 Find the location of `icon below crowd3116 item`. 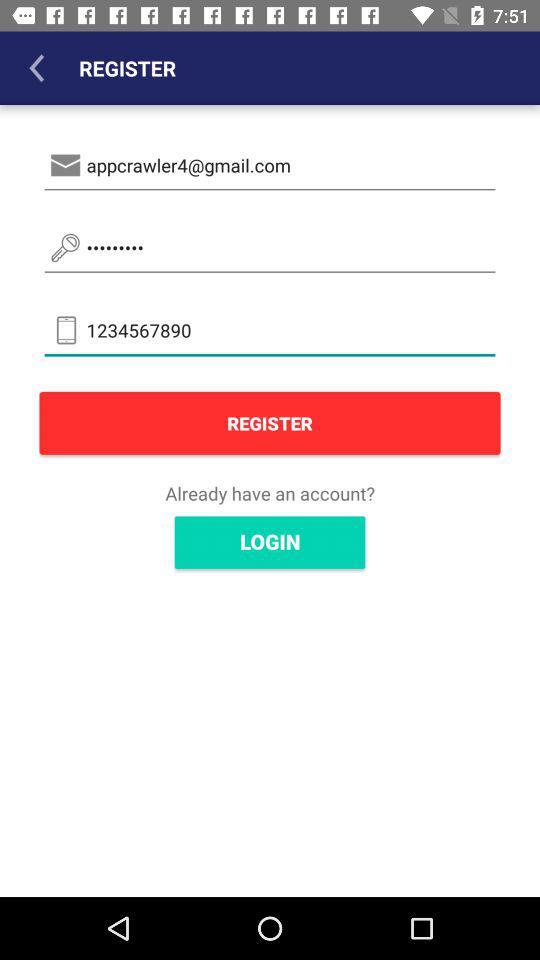

icon below crowd3116 item is located at coordinates (270, 330).